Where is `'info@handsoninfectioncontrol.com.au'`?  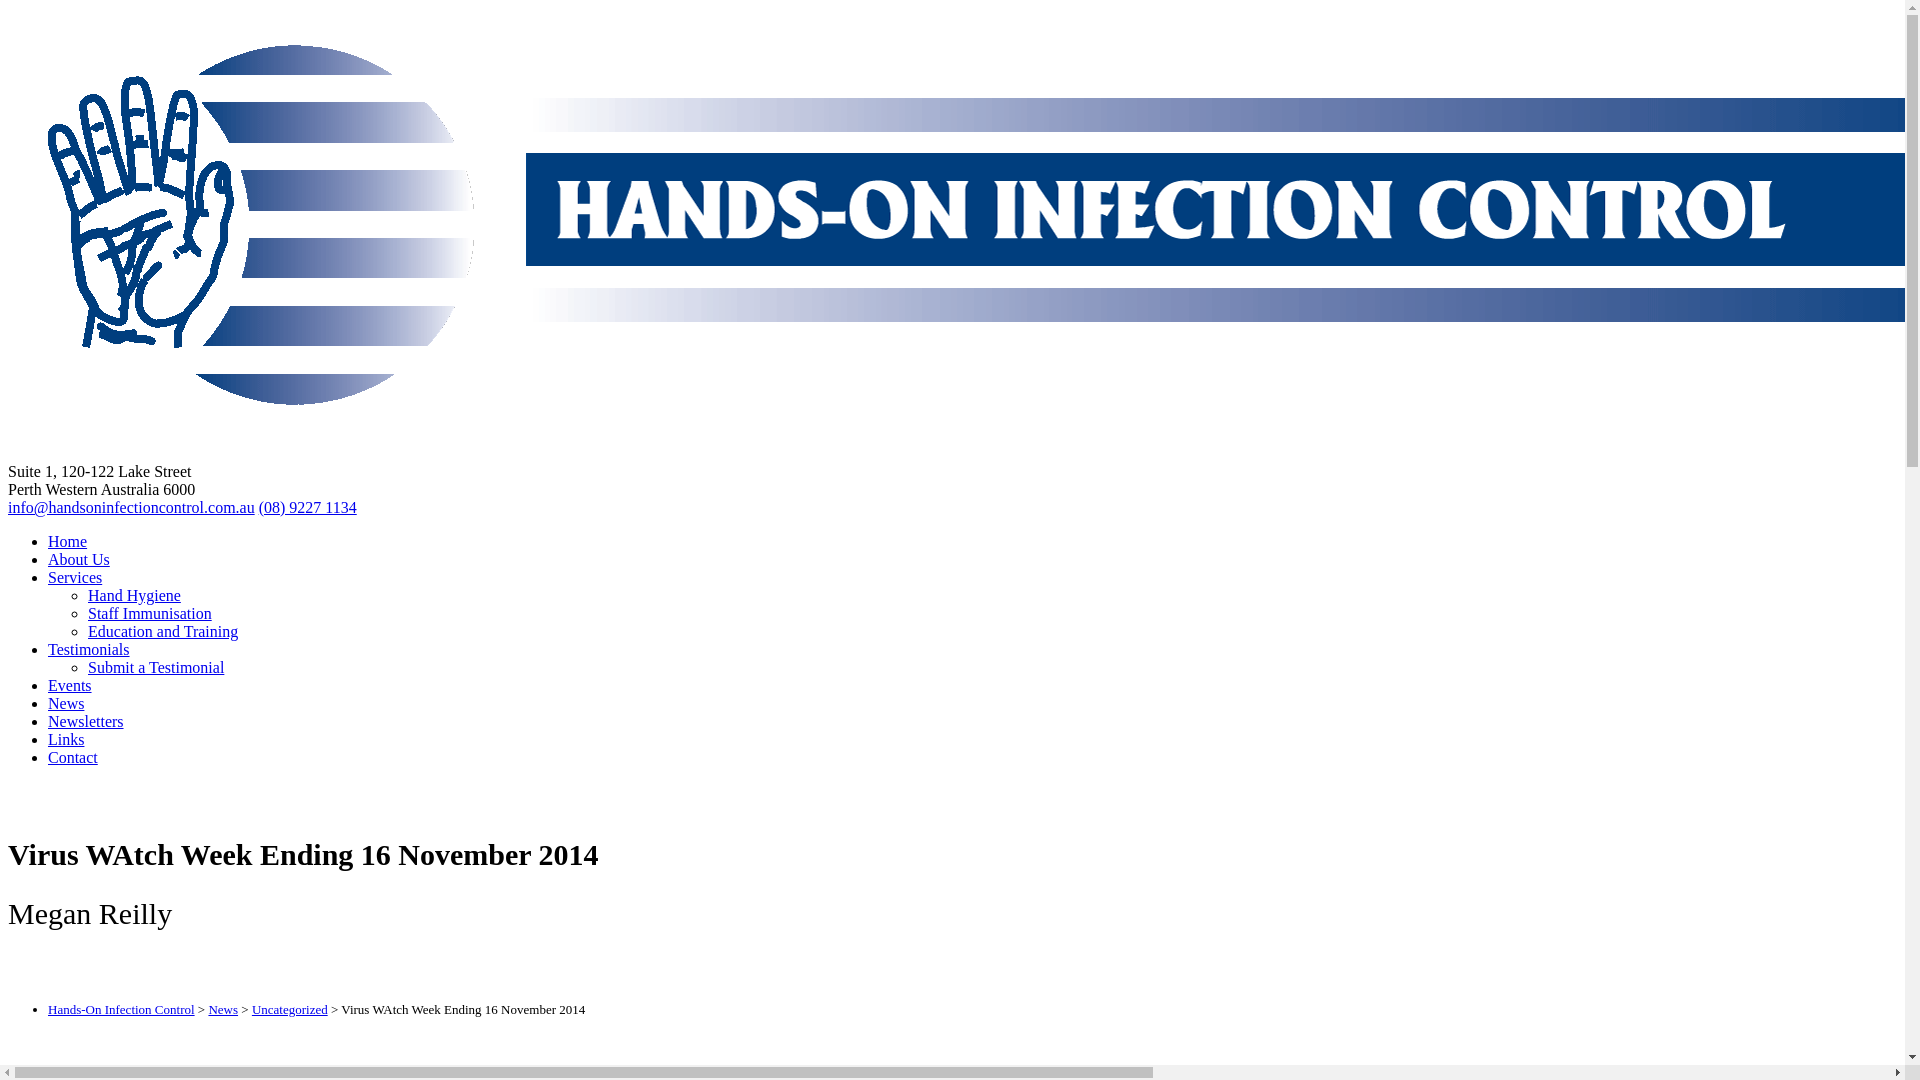 'info@handsoninfectioncontrol.com.au' is located at coordinates (130, 506).